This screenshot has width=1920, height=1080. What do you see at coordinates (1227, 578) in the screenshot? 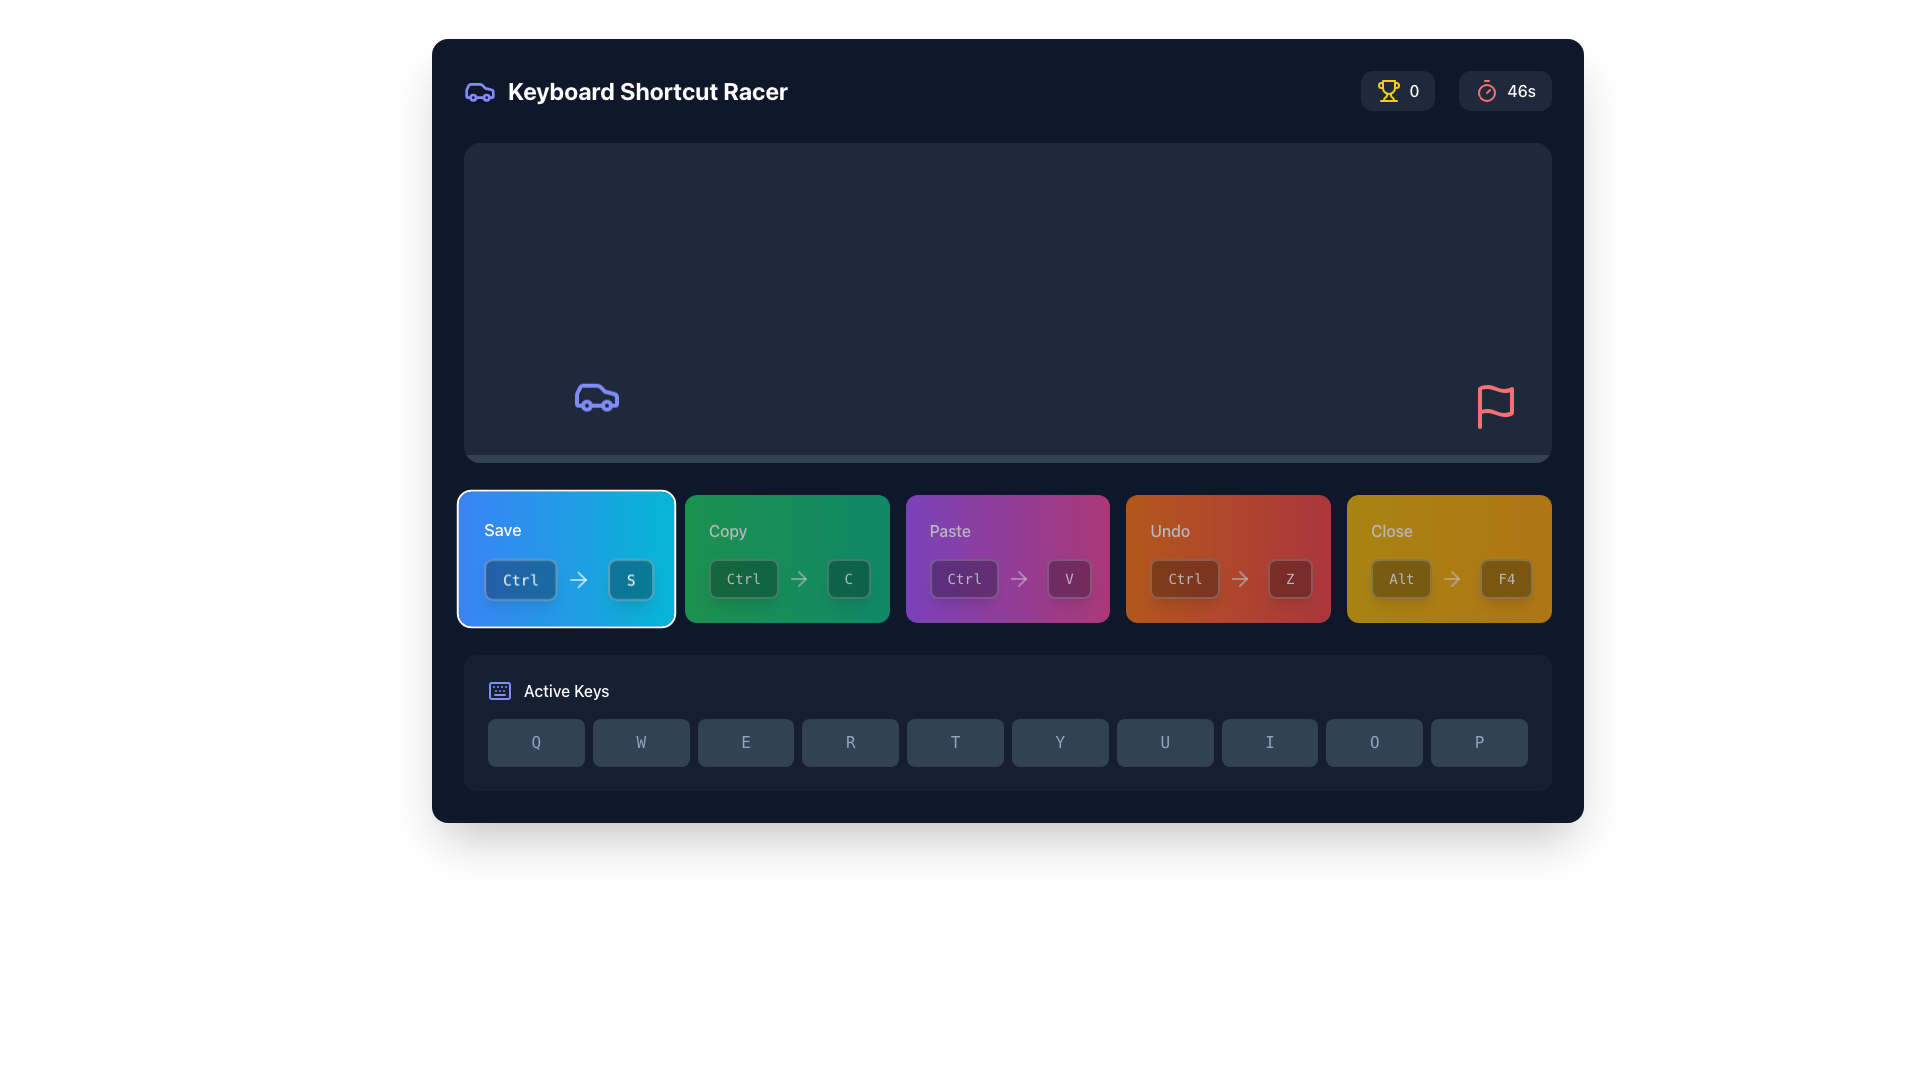
I see `the 'Undo' button that visually represents the keyboard shortcut 'Ctrl + Z'` at bounding box center [1227, 578].